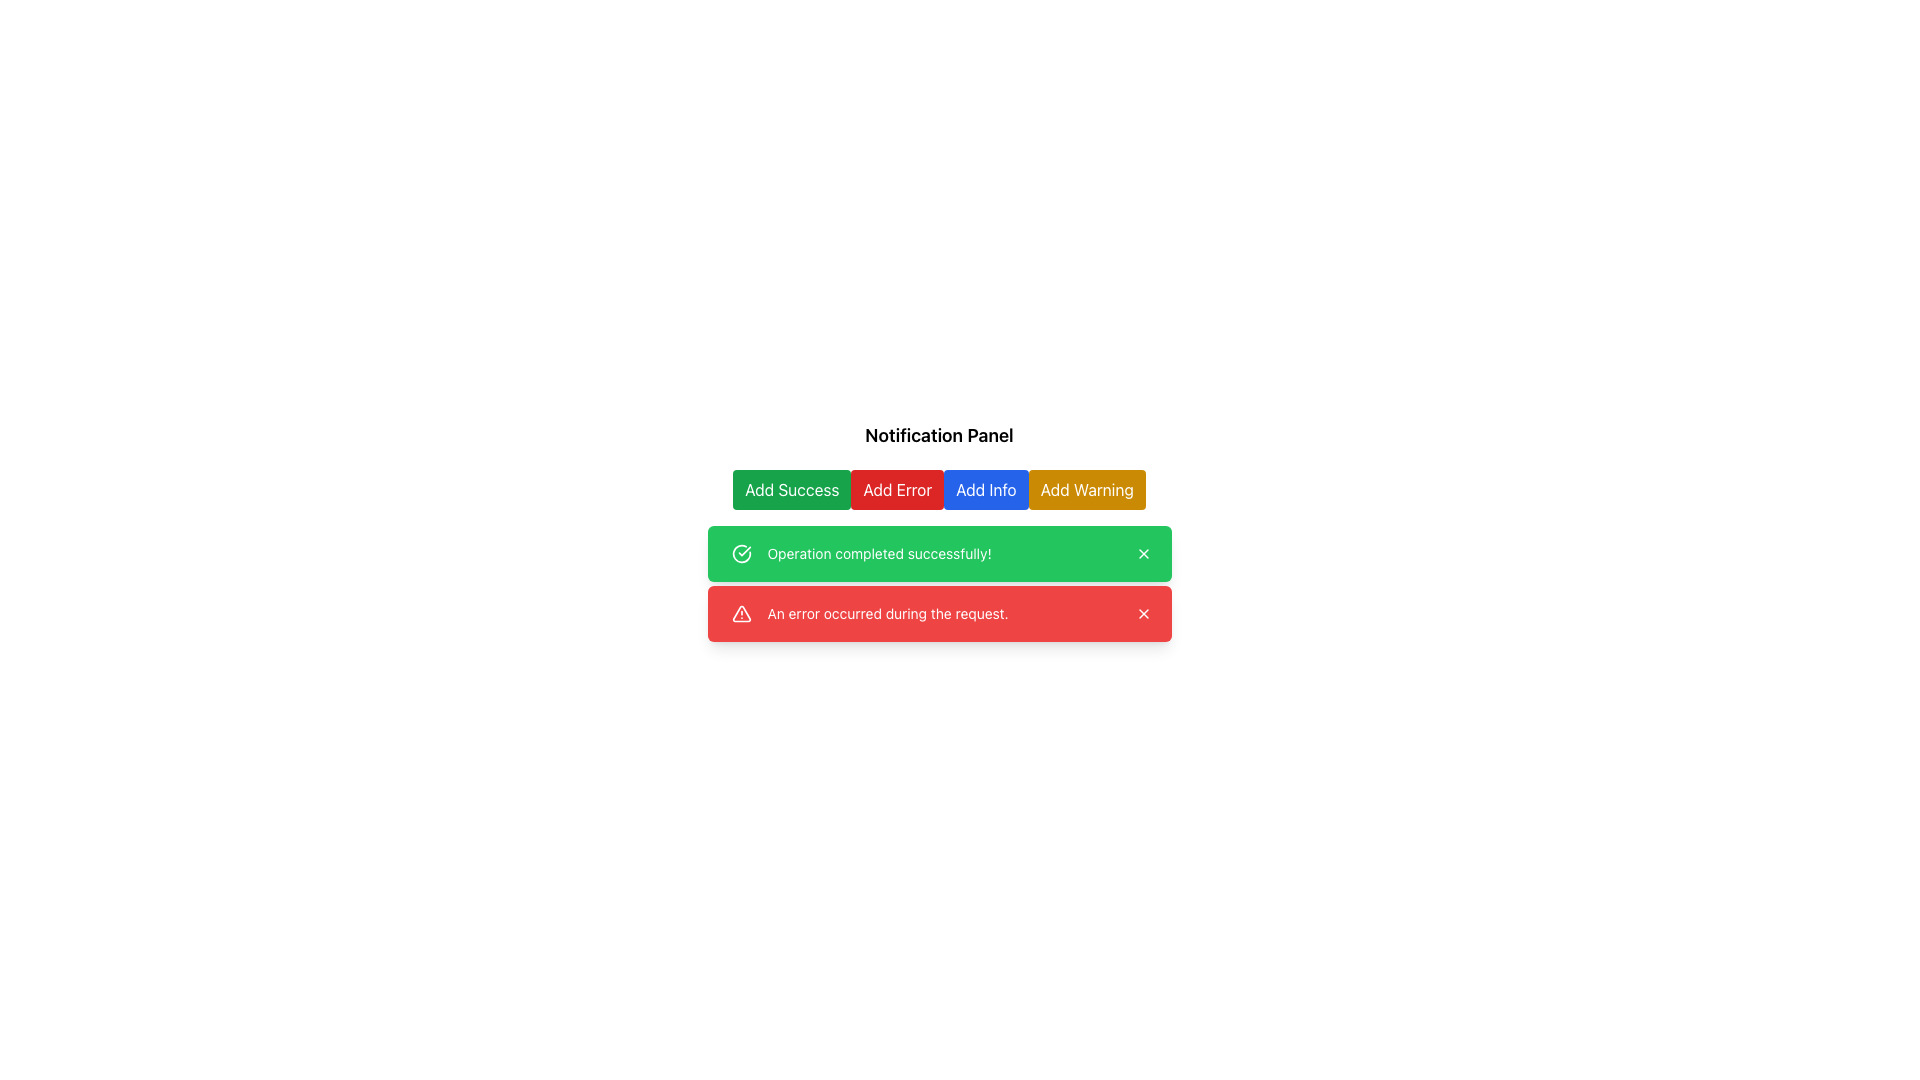 The image size is (1920, 1080). What do you see at coordinates (879, 554) in the screenshot?
I see `message displayed in the text label saying 'Operation completed successfully!' which is located within the green notification card to the right of the checkmark icon` at bounding box center [879, 554].